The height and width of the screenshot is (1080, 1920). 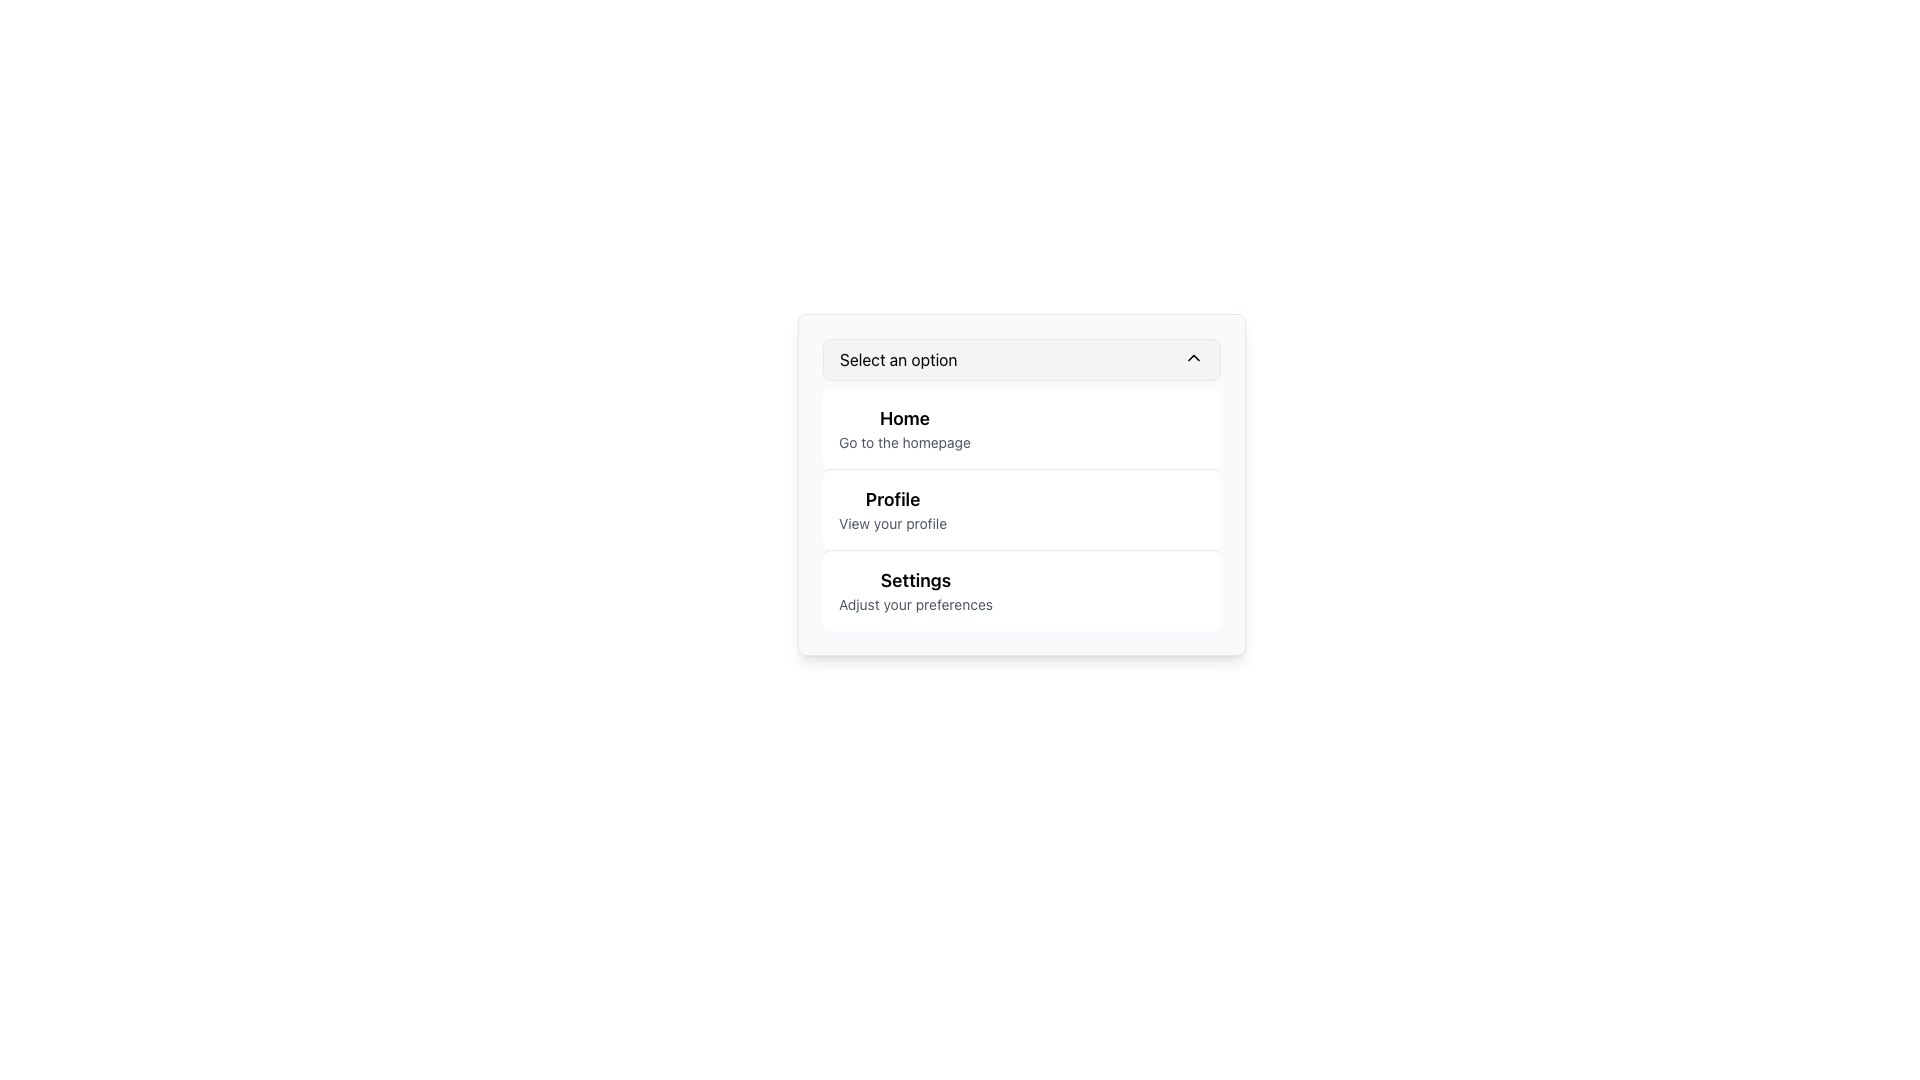 What do you see at coordinates (1022, 427) in the screenshot?
I see `the first menu item in the dropdown that navigates to the homepage of the application` at bounding box center [1022, 427].